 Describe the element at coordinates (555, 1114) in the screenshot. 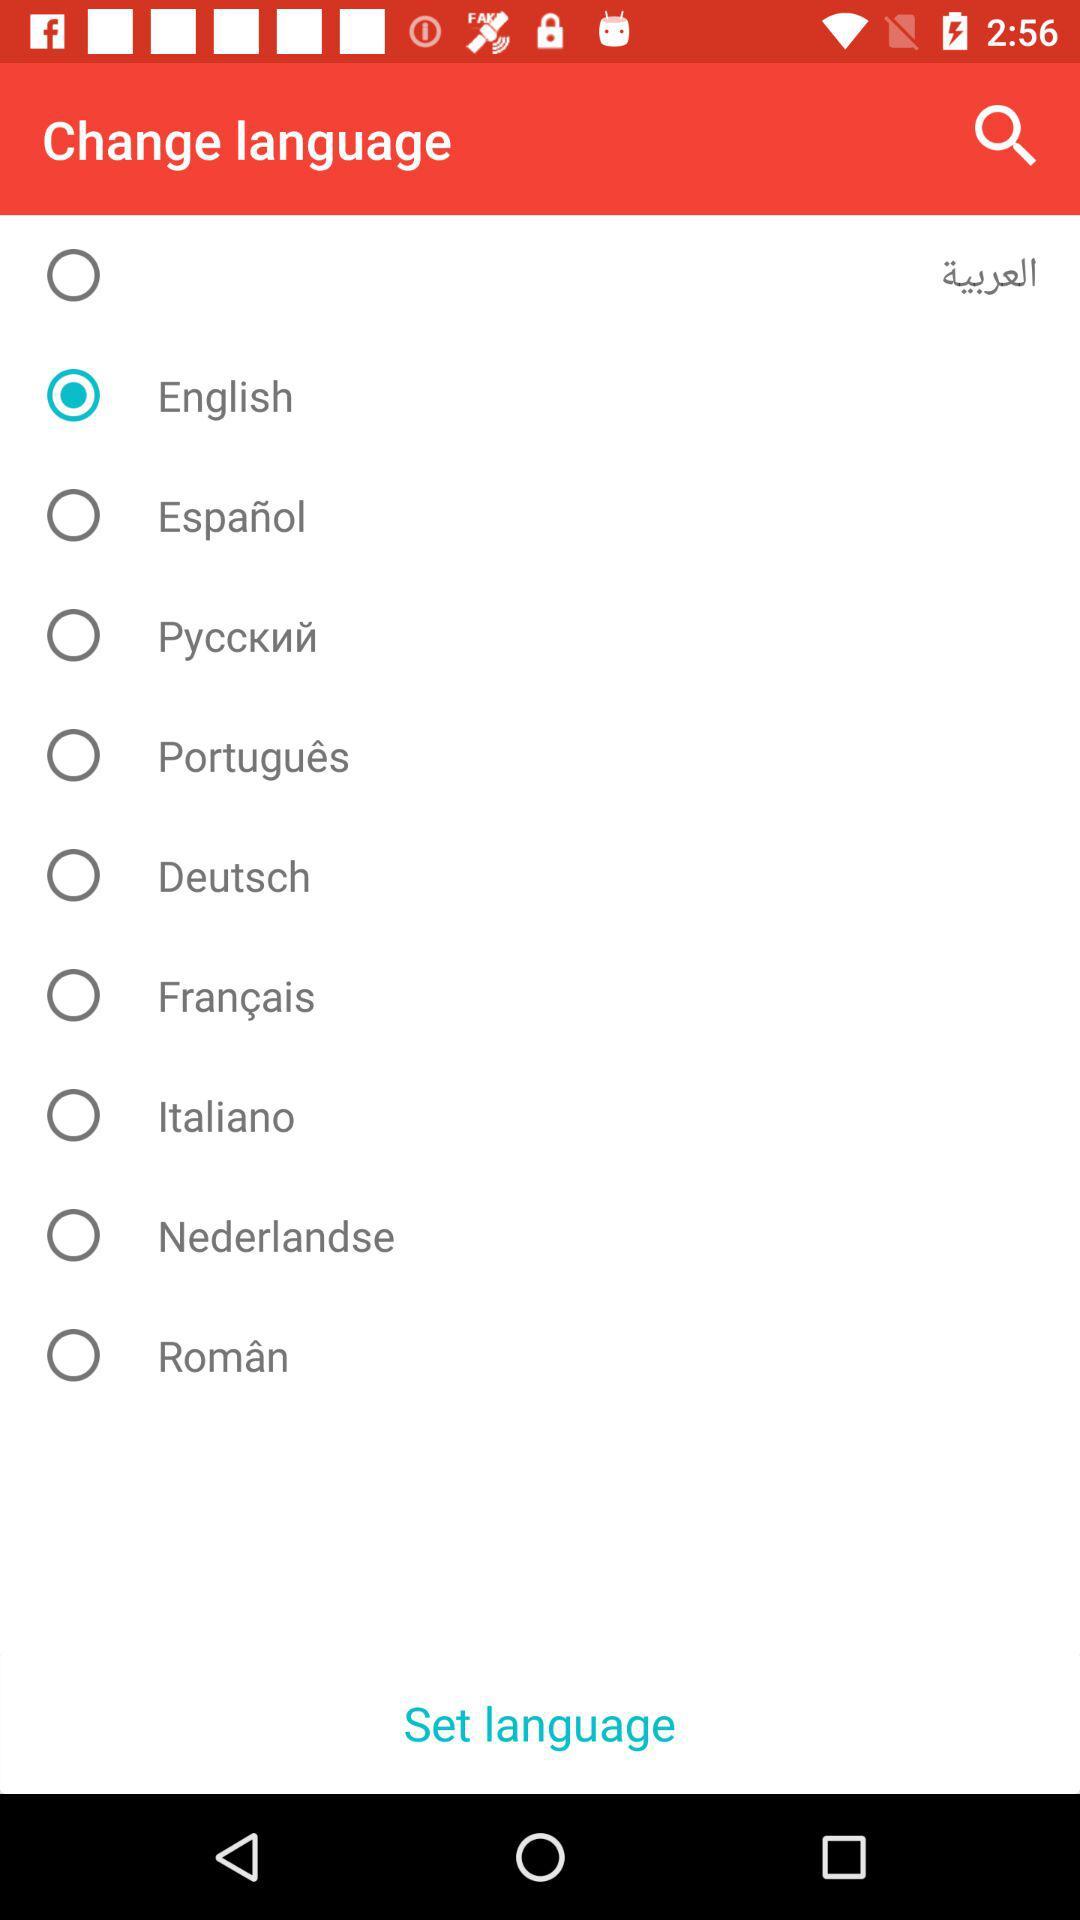

I see `italiano item` at that location.